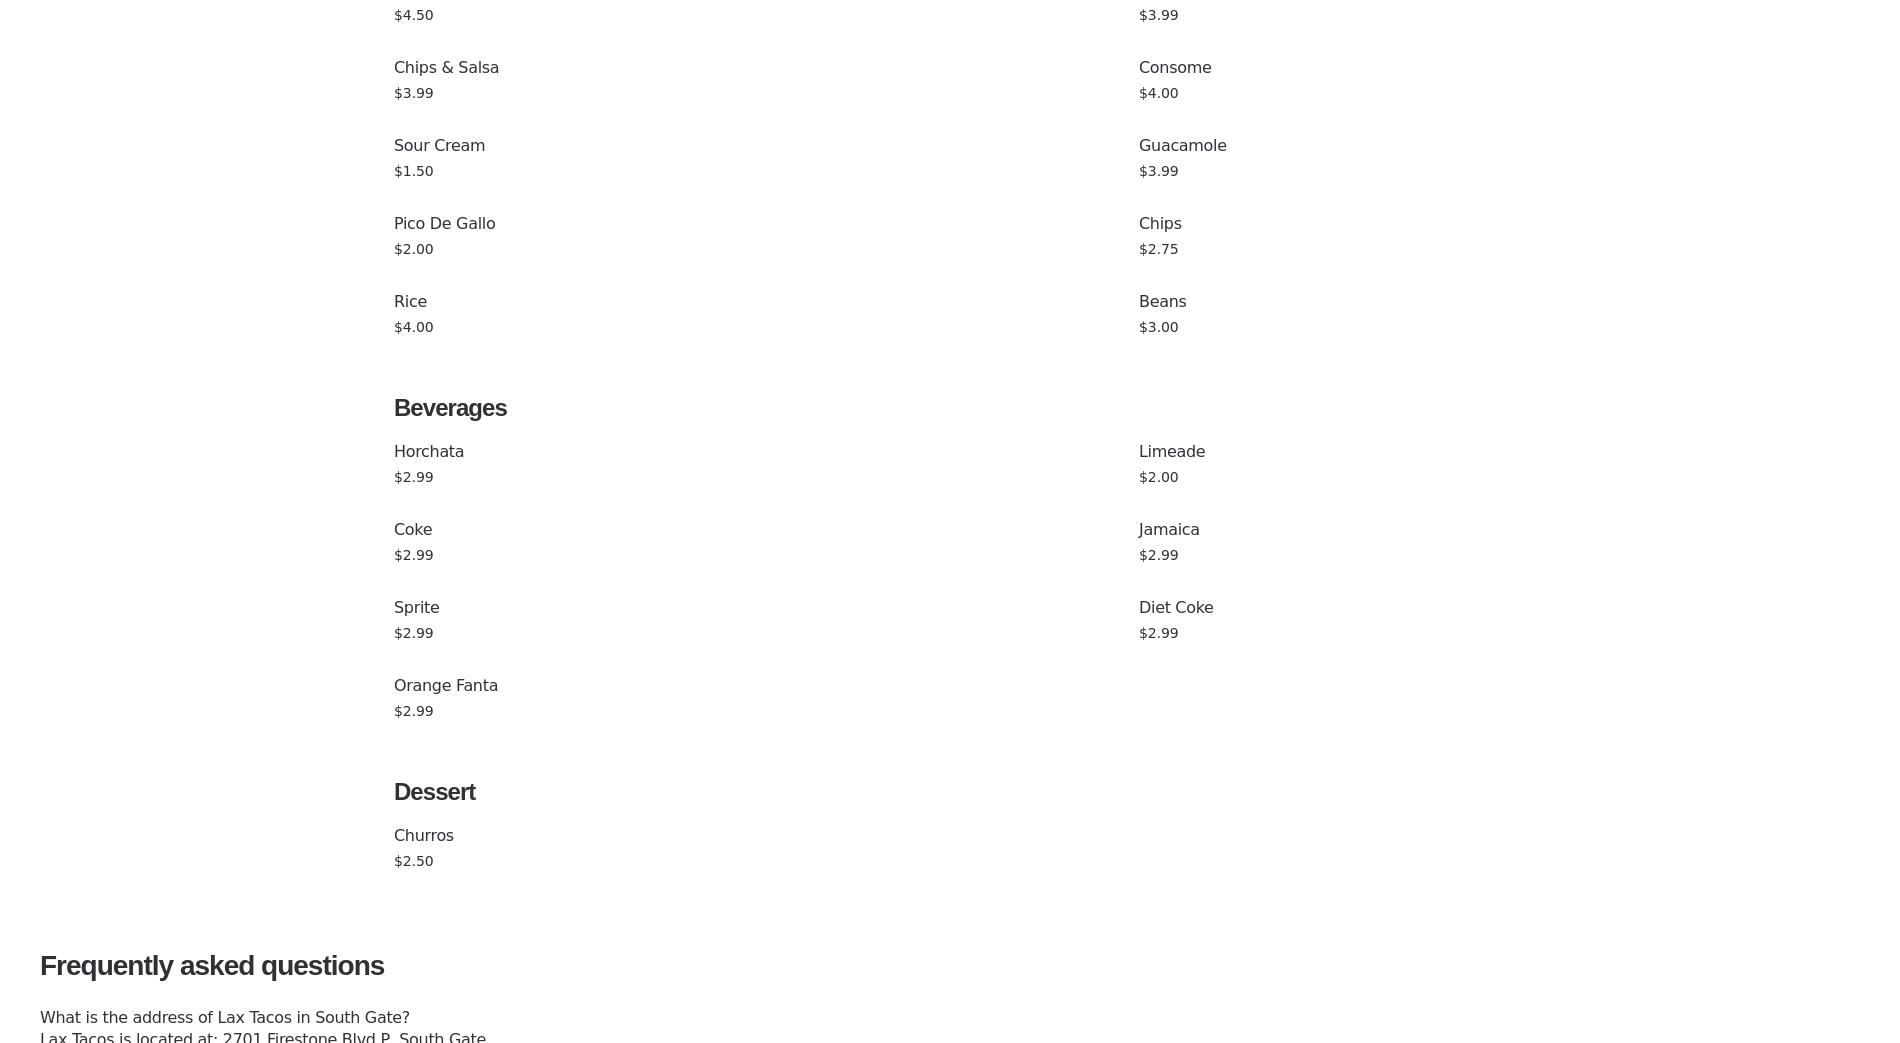 This screenshot has width=1900, height=1043. What do you see at coordinates (412, 860) in the screenshot?
I see `'$2.50'` at bounding box center [412, 860].